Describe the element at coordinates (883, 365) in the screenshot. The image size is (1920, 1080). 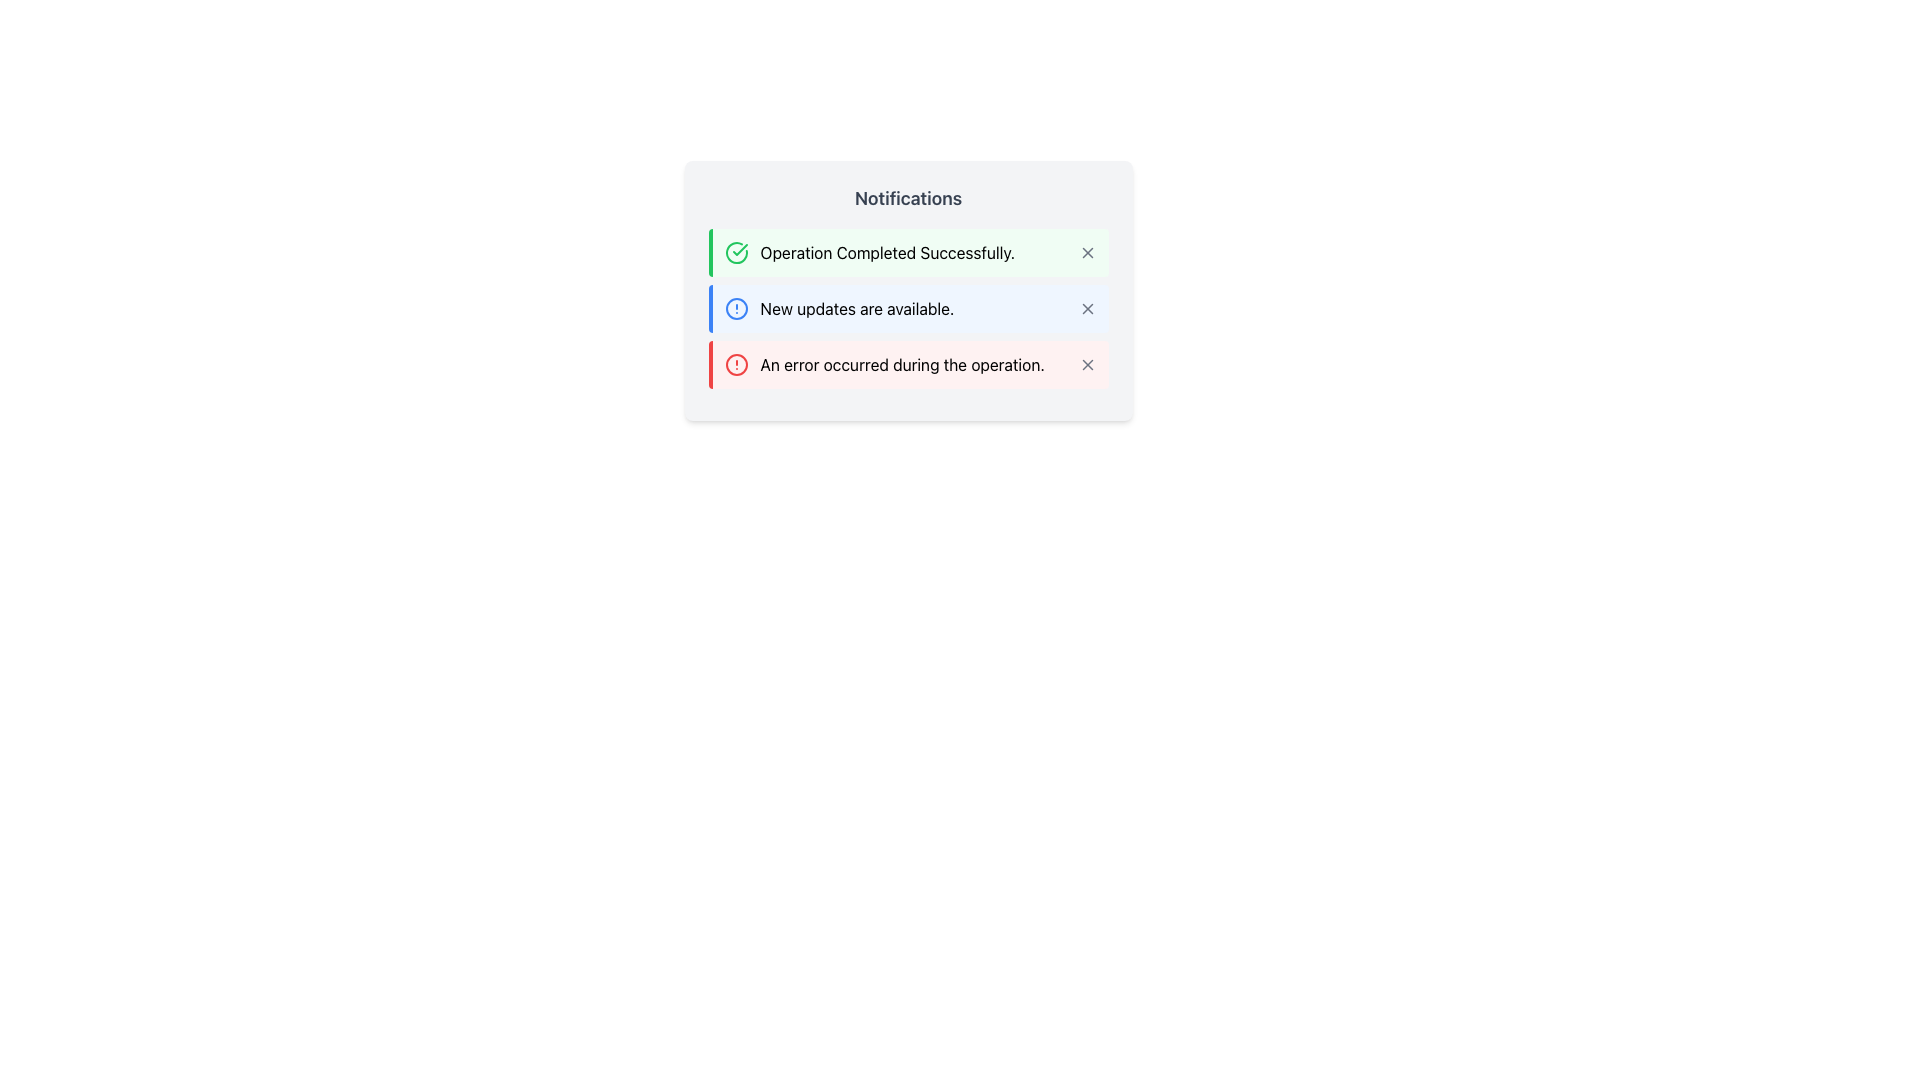
I see `text of the alert notification card located at the bottom of the vertically stacked notification list, which is the third entry in the list` at that location.